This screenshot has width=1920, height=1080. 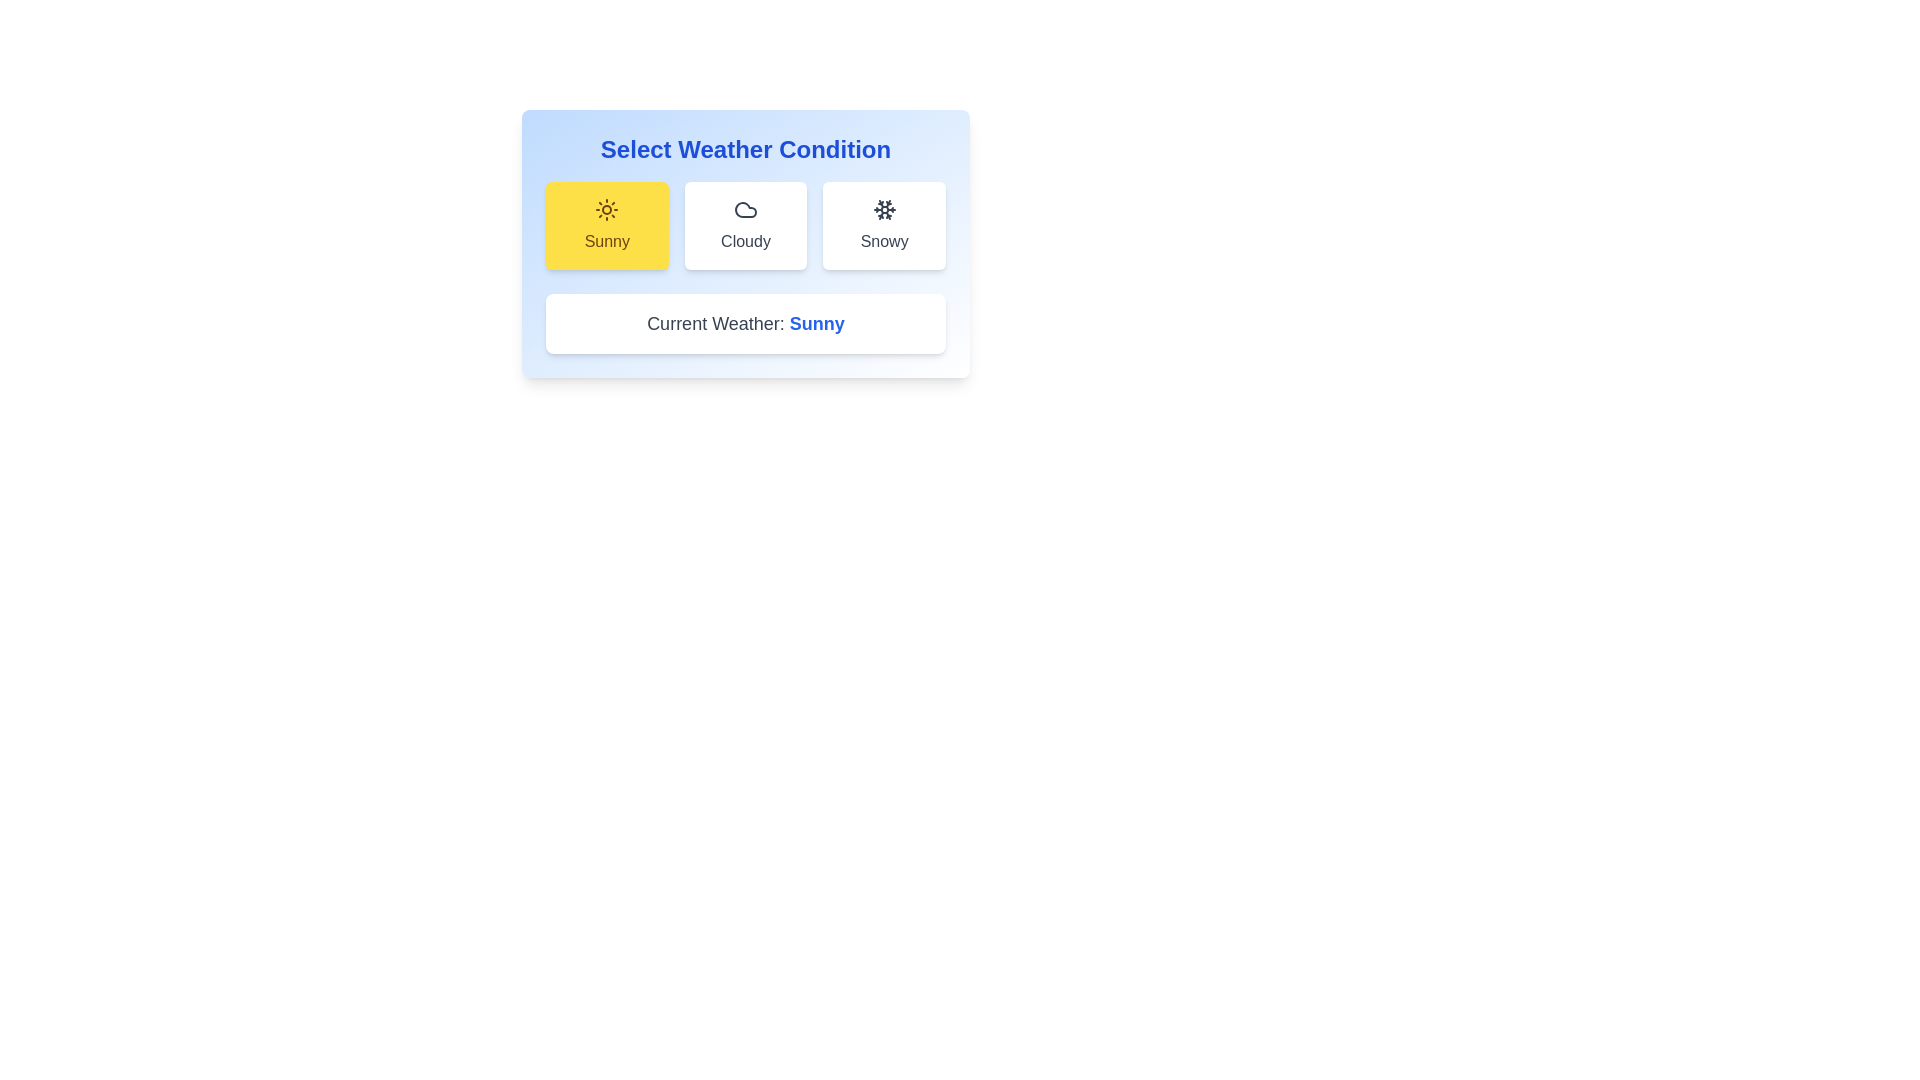 What do you see at coordinates (744, 323) in the screenshot?
I see `the Text Display Label that shows the currently selected weather condition, positioned centrally below the weather selection options` at bounding box center [744, 323].